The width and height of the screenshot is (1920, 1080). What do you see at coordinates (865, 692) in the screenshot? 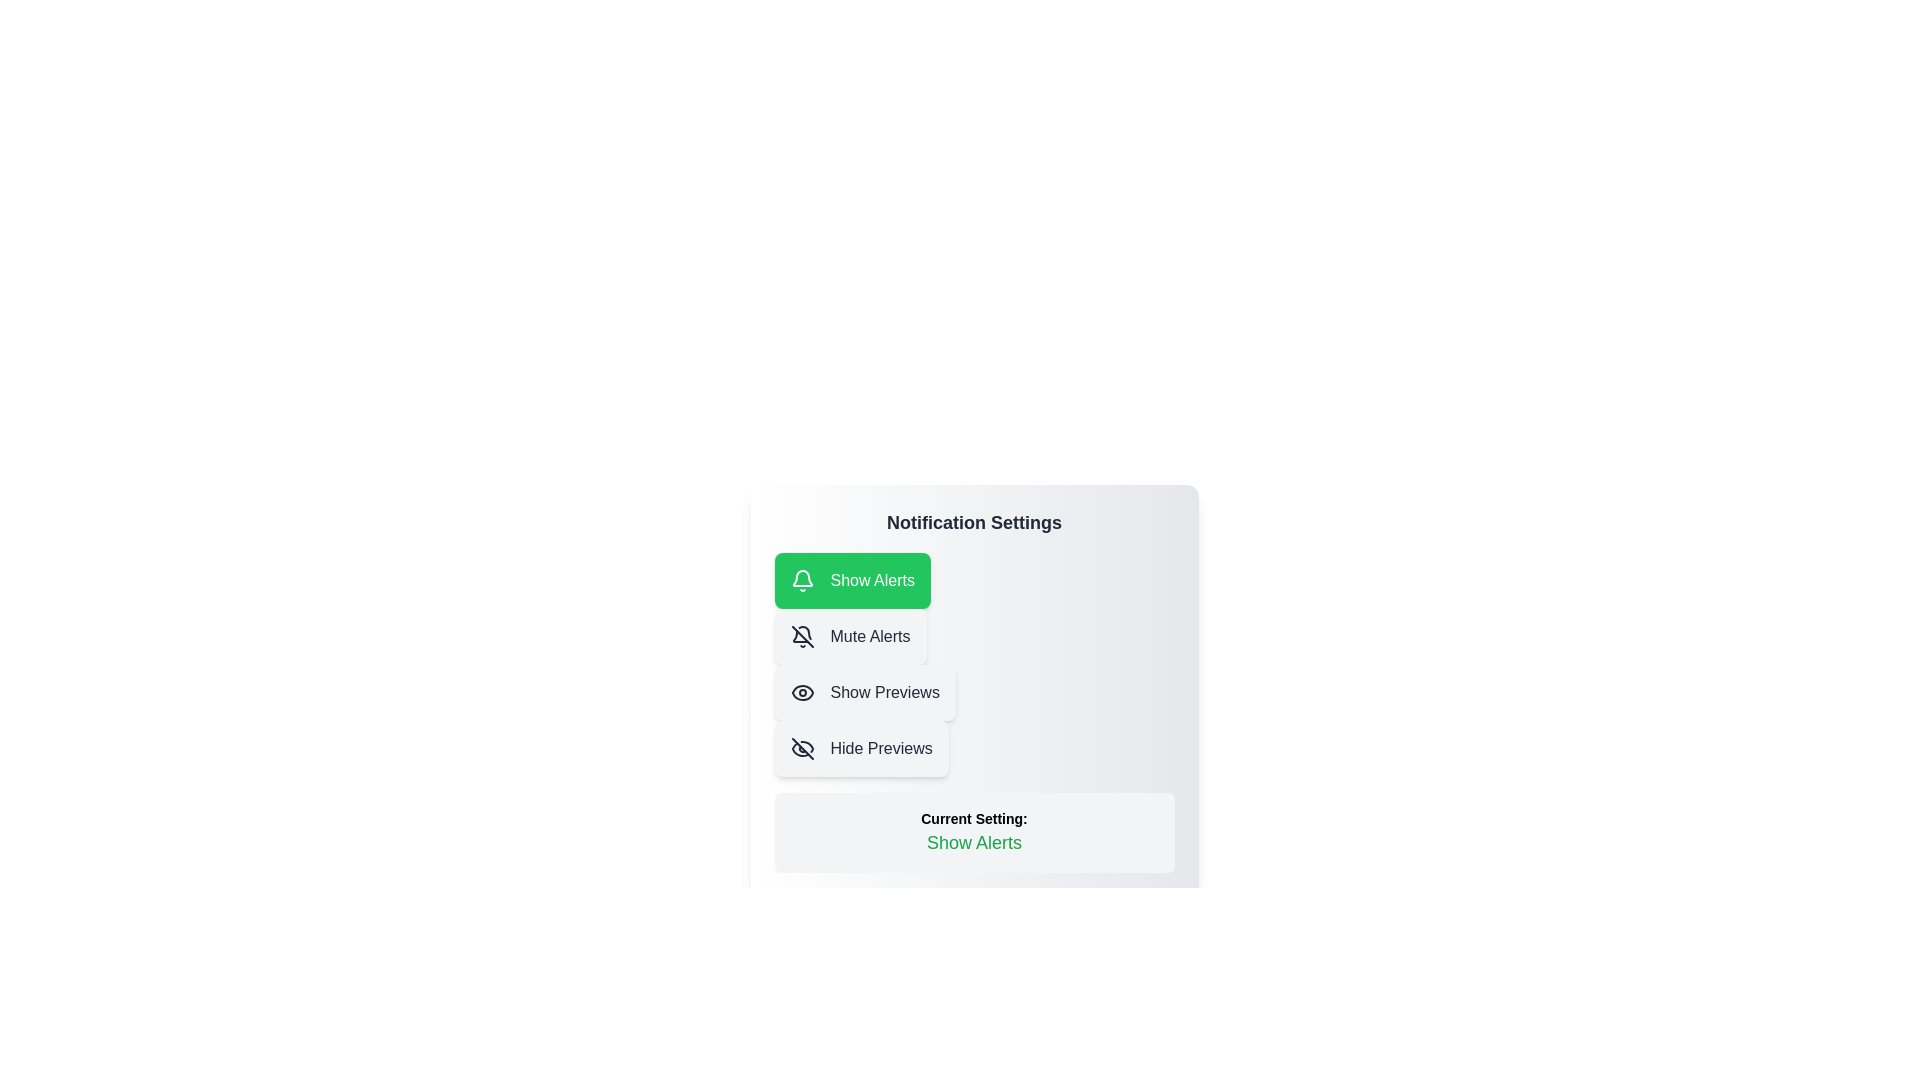
I see `the notification setting Show Previews by clicking the corresponding button` at bounding box center [865, 692].